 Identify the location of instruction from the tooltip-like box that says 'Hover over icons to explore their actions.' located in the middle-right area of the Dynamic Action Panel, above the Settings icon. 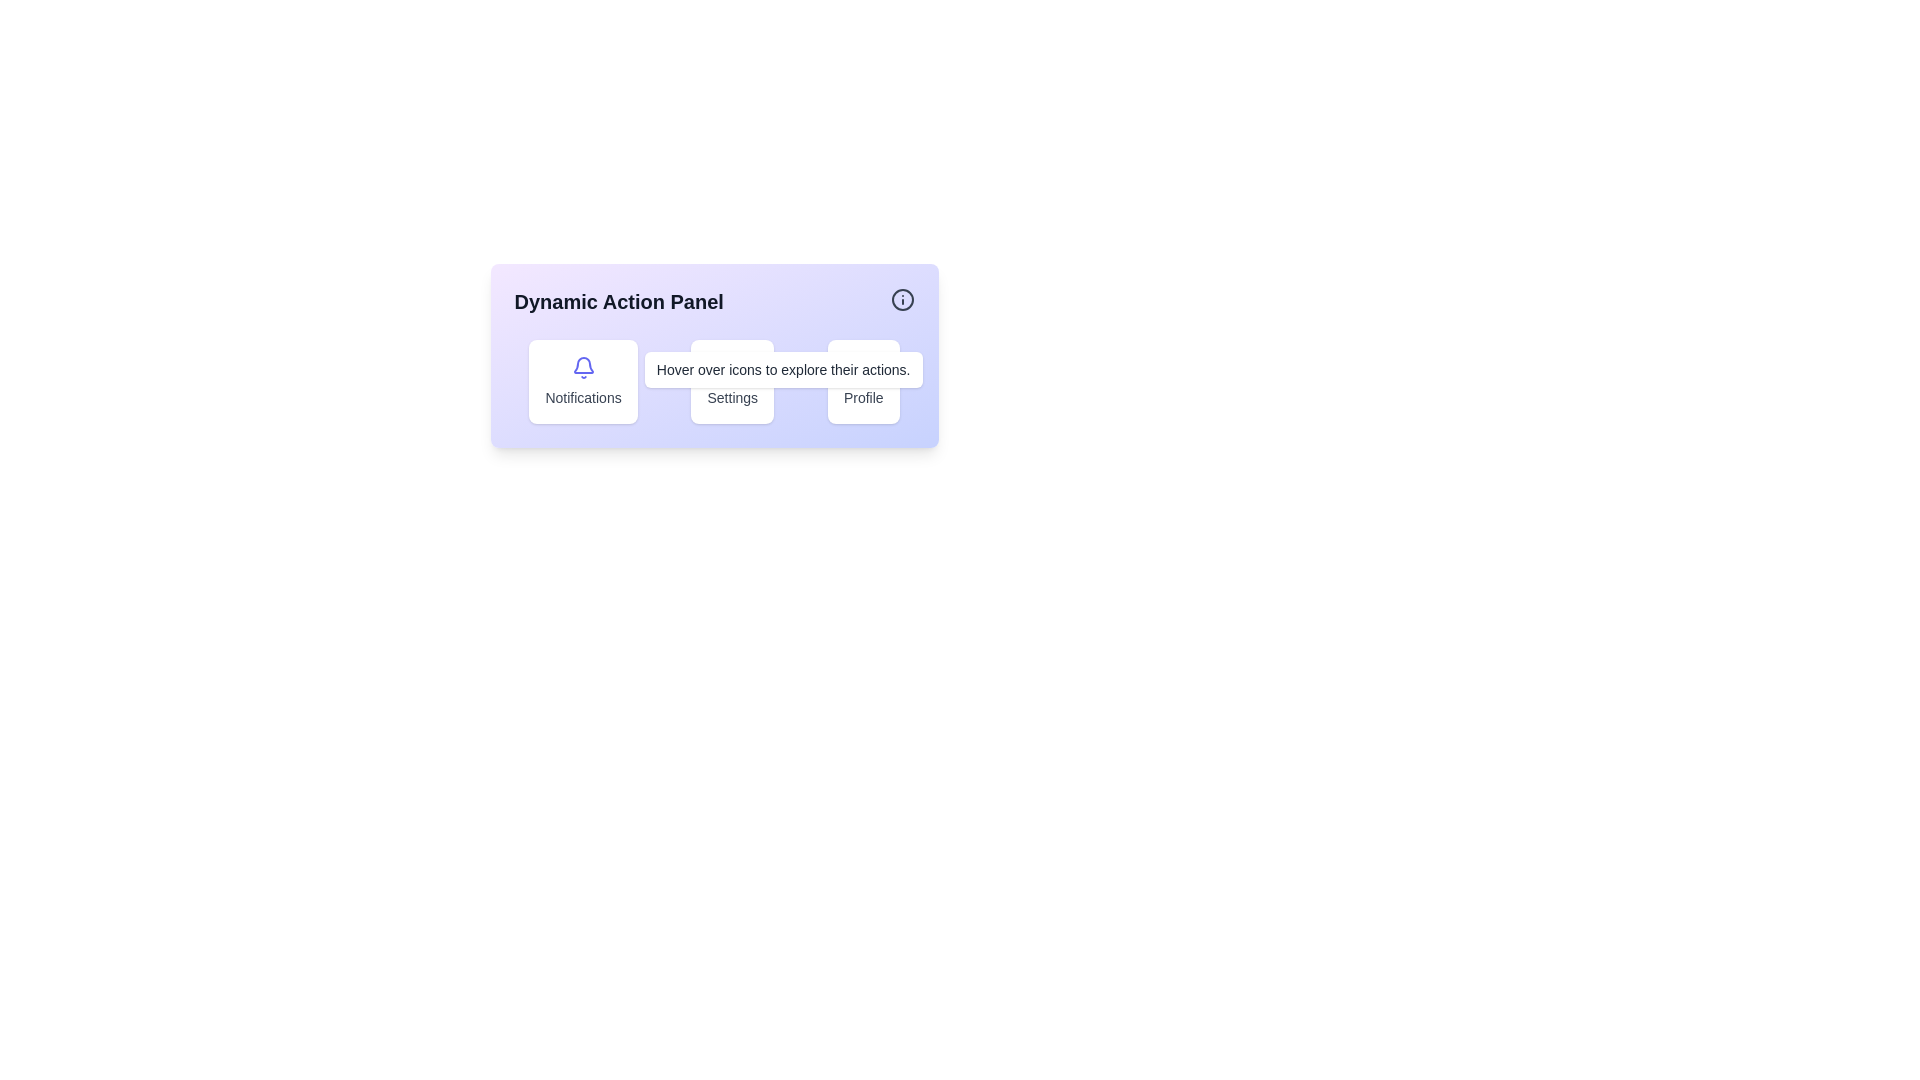
(782, 370).